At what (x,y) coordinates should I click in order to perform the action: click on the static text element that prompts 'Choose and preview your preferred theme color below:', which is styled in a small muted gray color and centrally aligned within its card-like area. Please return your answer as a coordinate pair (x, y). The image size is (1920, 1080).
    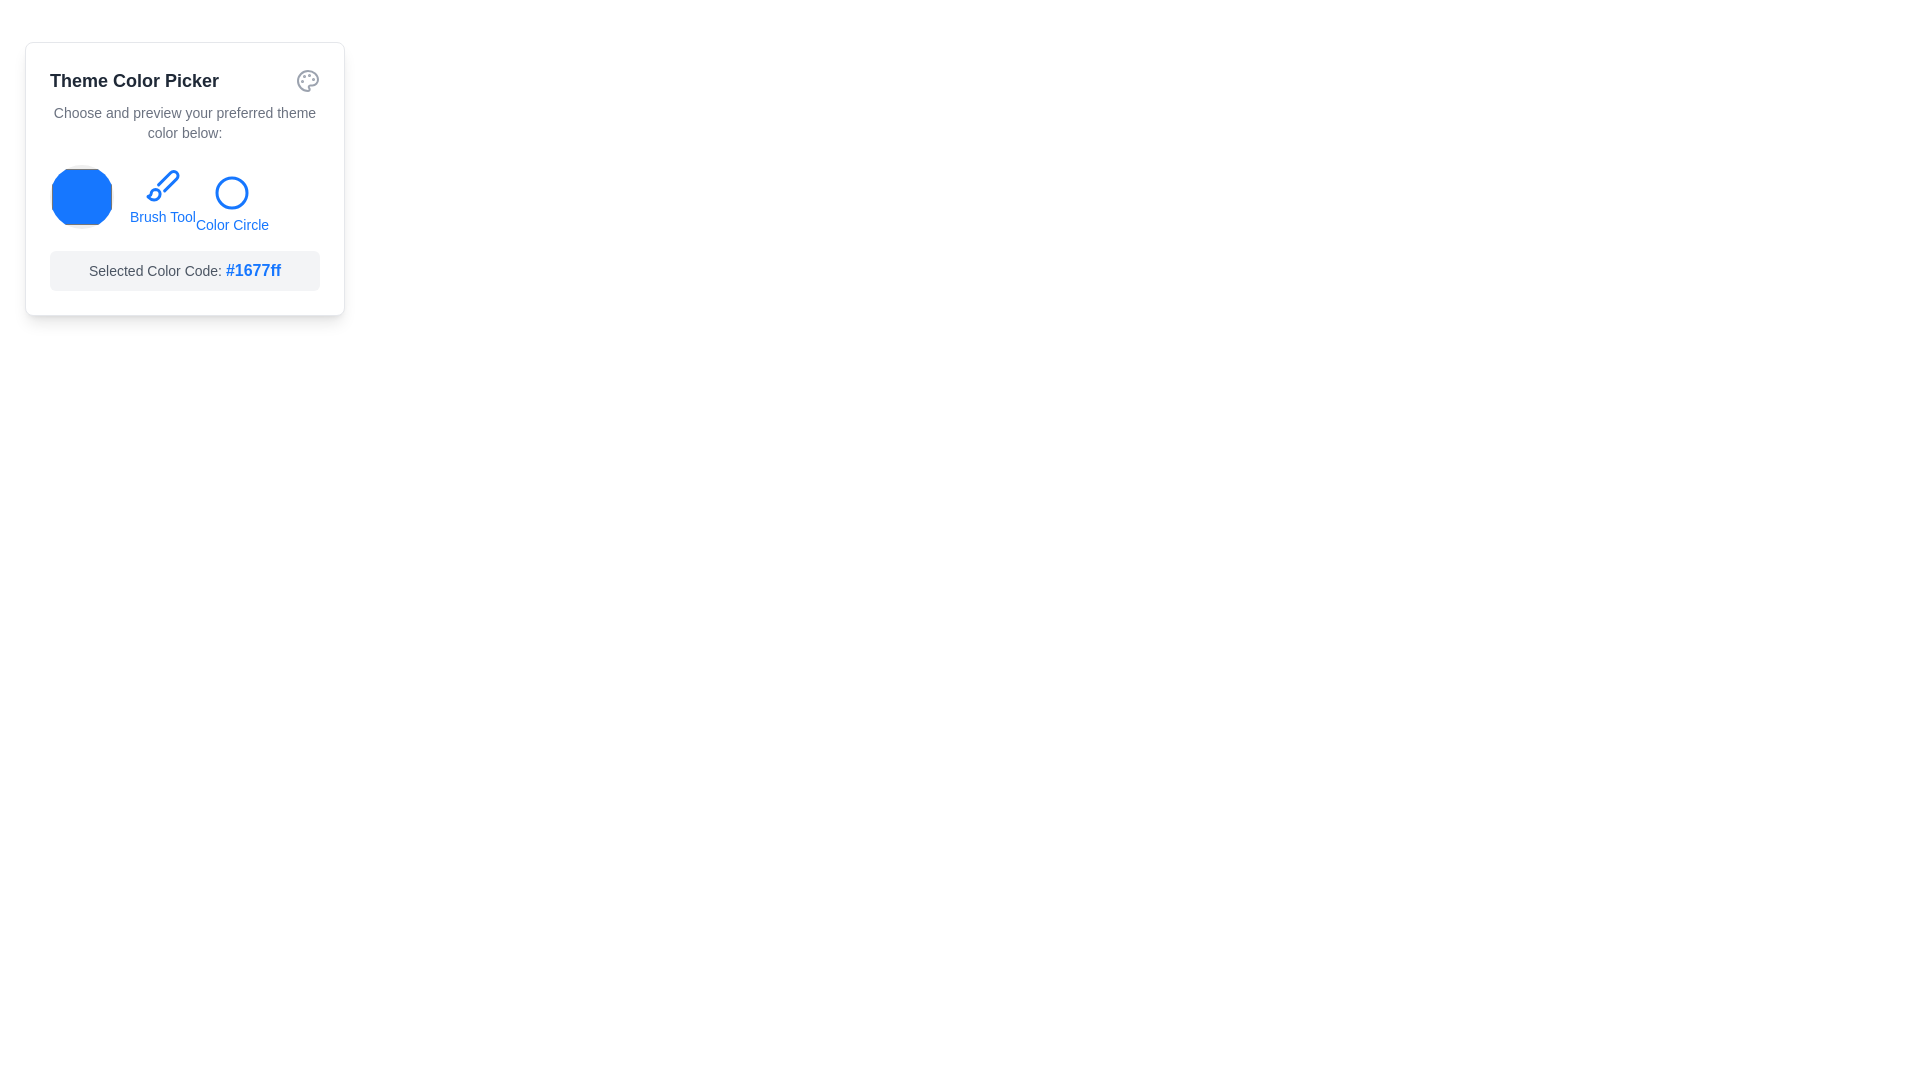
    Looking at the image, I should click on (185, 123).